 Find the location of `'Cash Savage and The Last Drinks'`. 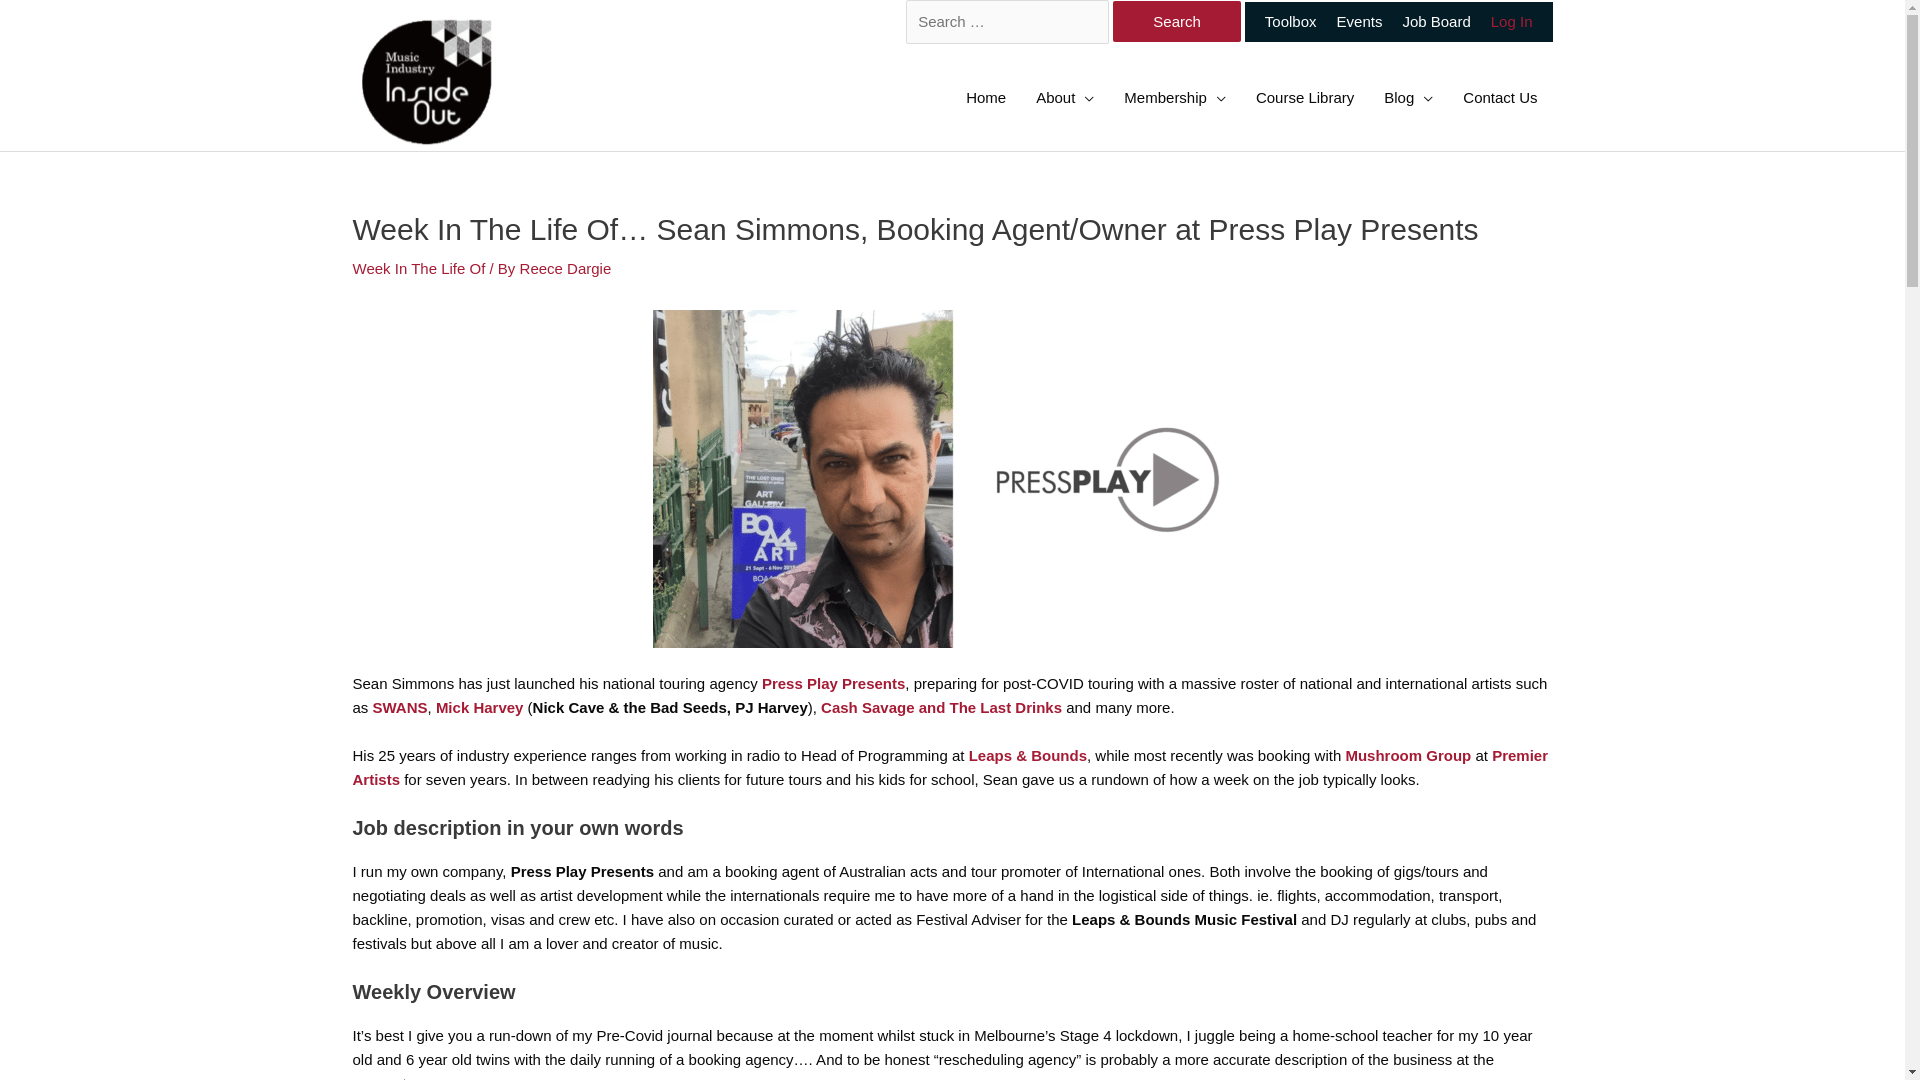

'Cash Savage and The Last Drinks' is located at coordinates (940, 706).